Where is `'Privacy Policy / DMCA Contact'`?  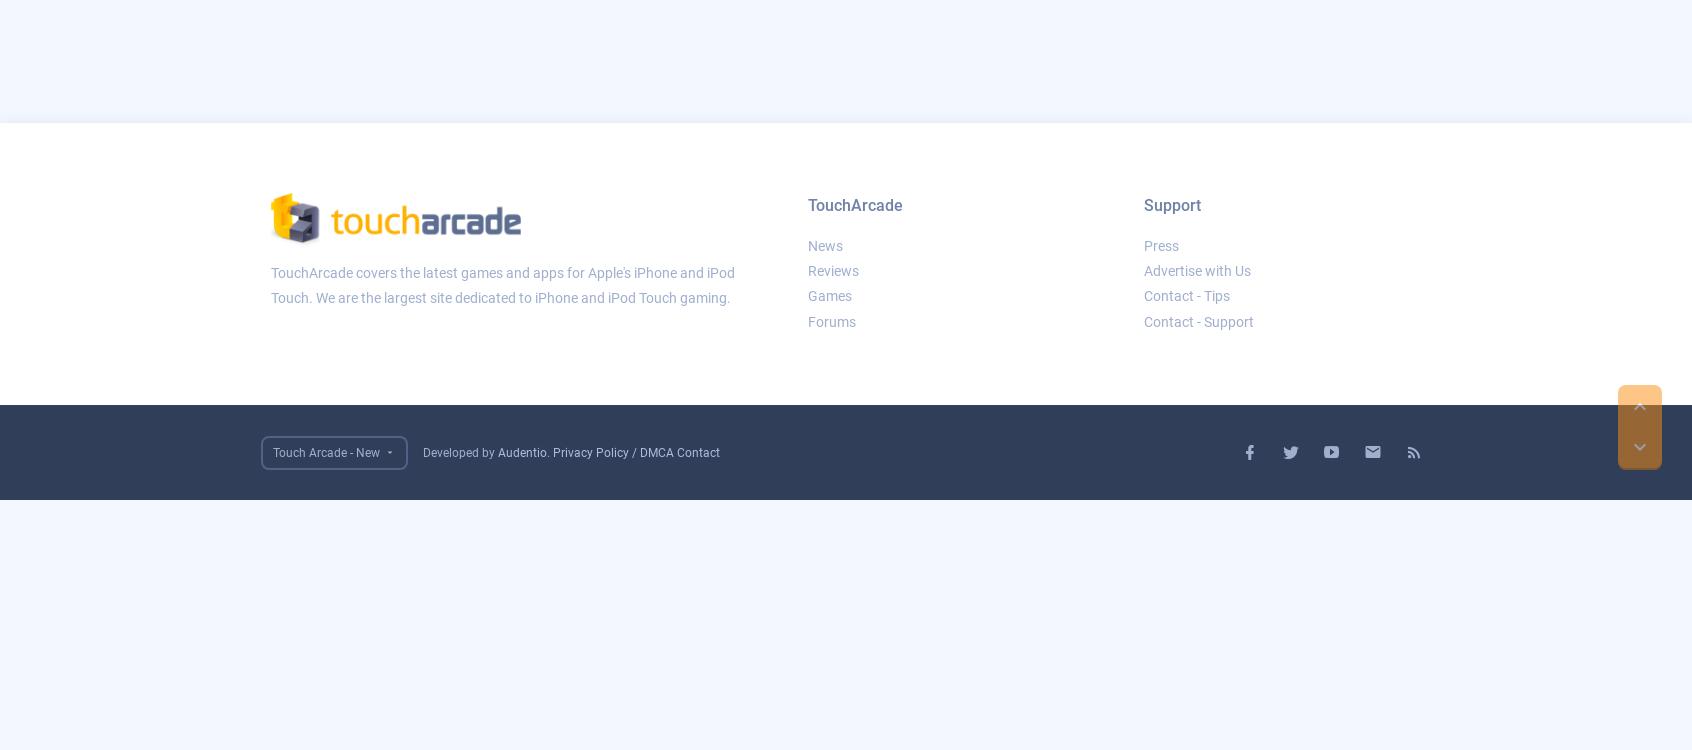 'Privacy Policy / DMCA Contact' is located at coordinates (636, 451).